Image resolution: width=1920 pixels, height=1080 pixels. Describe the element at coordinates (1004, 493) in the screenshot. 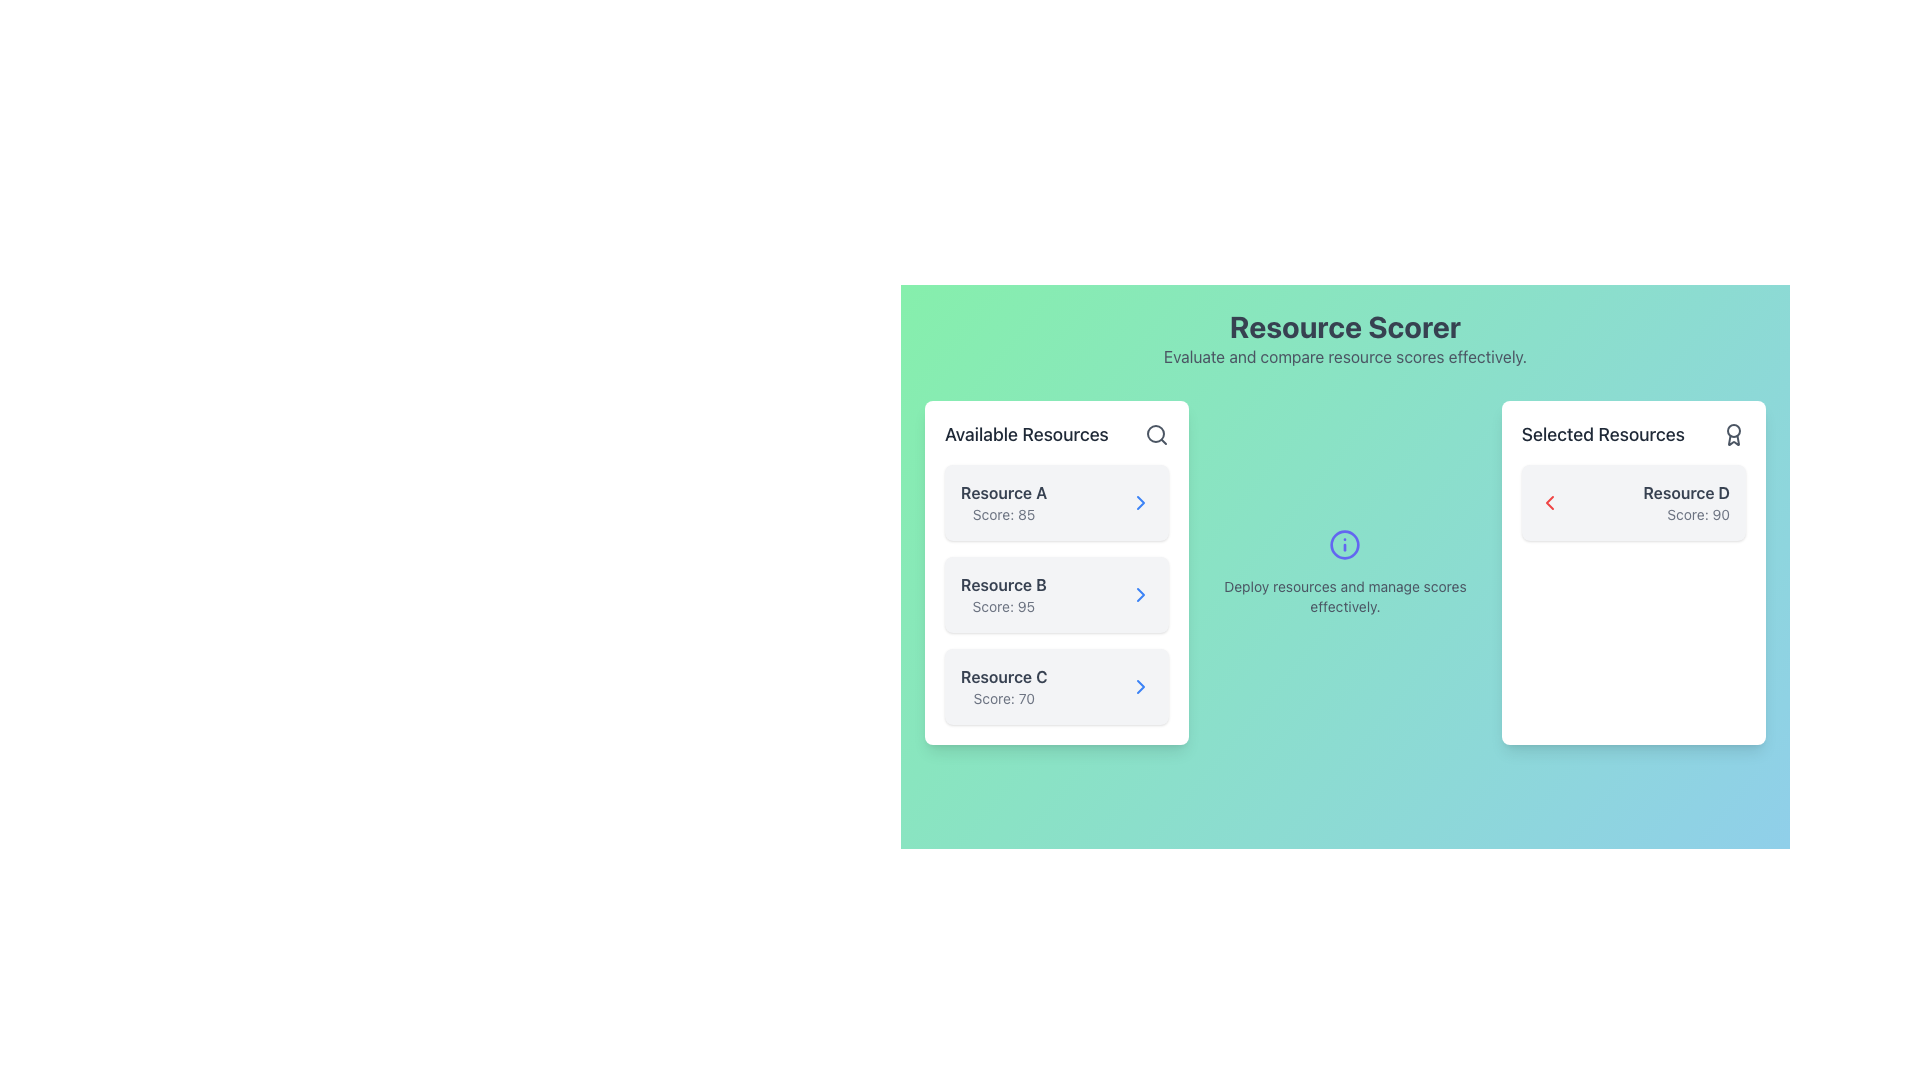

I see `the text label displaying 'Resource A', which is in bold gray font at the top-left corner of the first item in a vertical list of resources` at that location.